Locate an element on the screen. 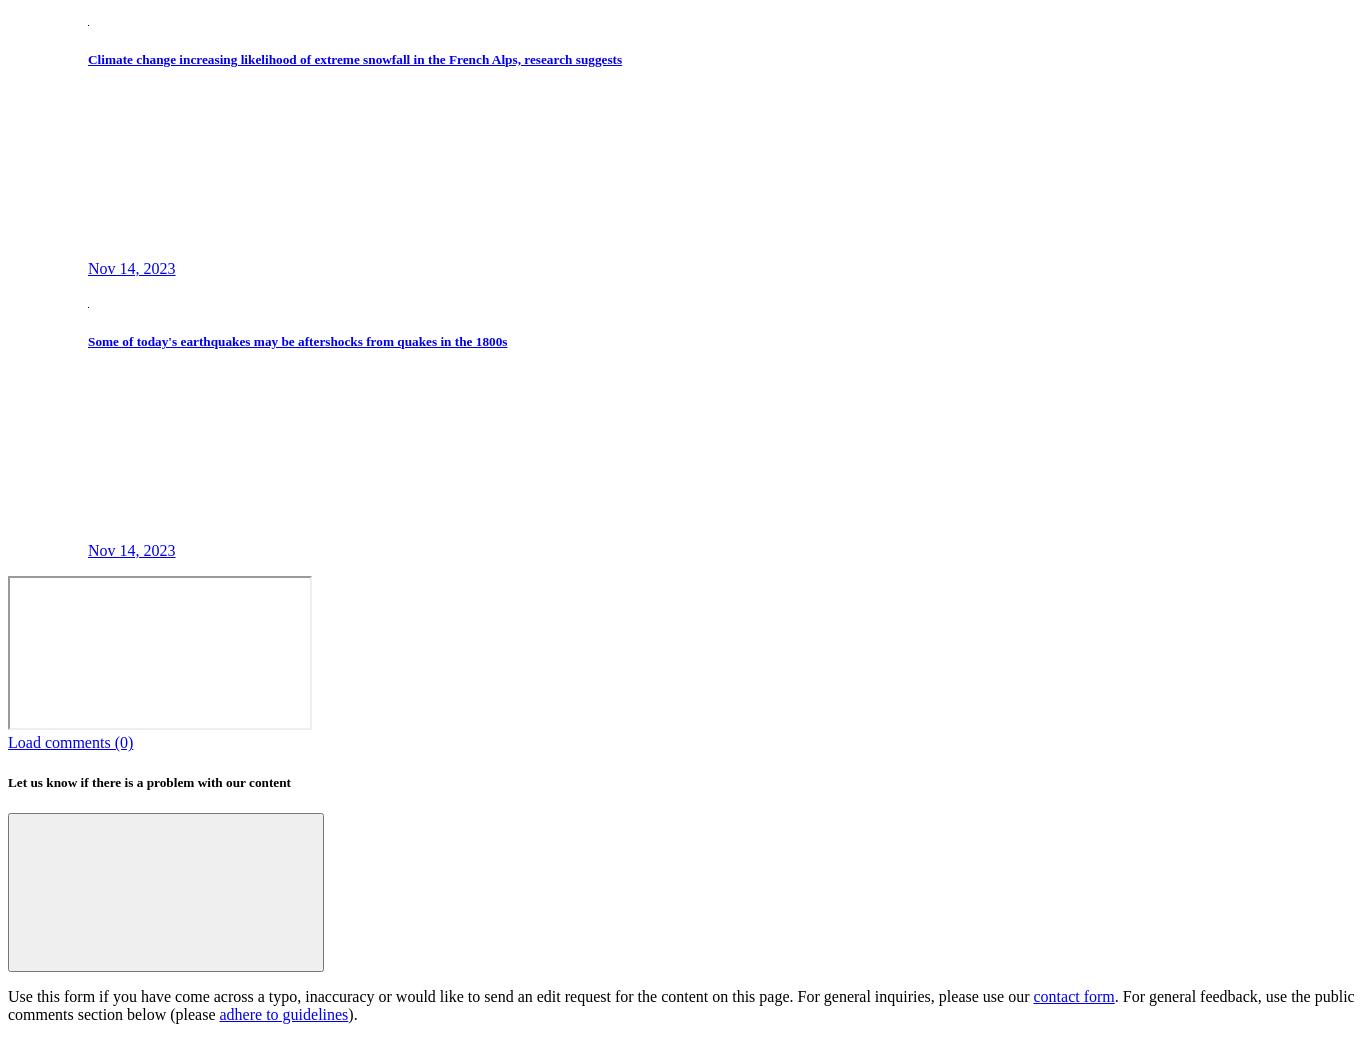  'Let us know if there is a problem with our content' is located at coordinates (148, 781).